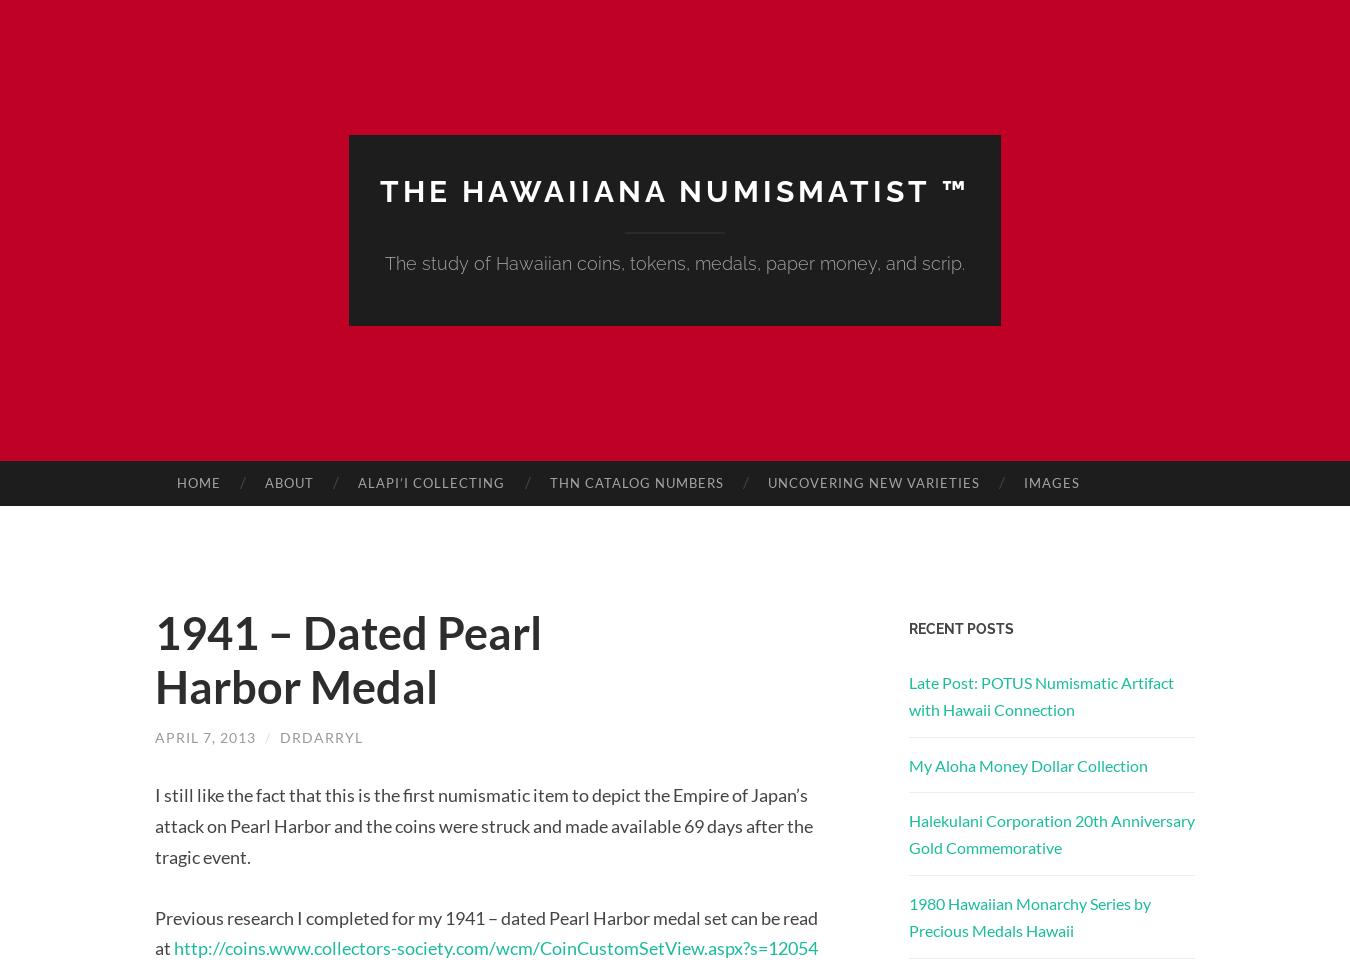 This screenshot has height=970, width=1350. Describe the element at coordinates (960, 629) in the screenshot. I see `'Recent Posts'` at that location.